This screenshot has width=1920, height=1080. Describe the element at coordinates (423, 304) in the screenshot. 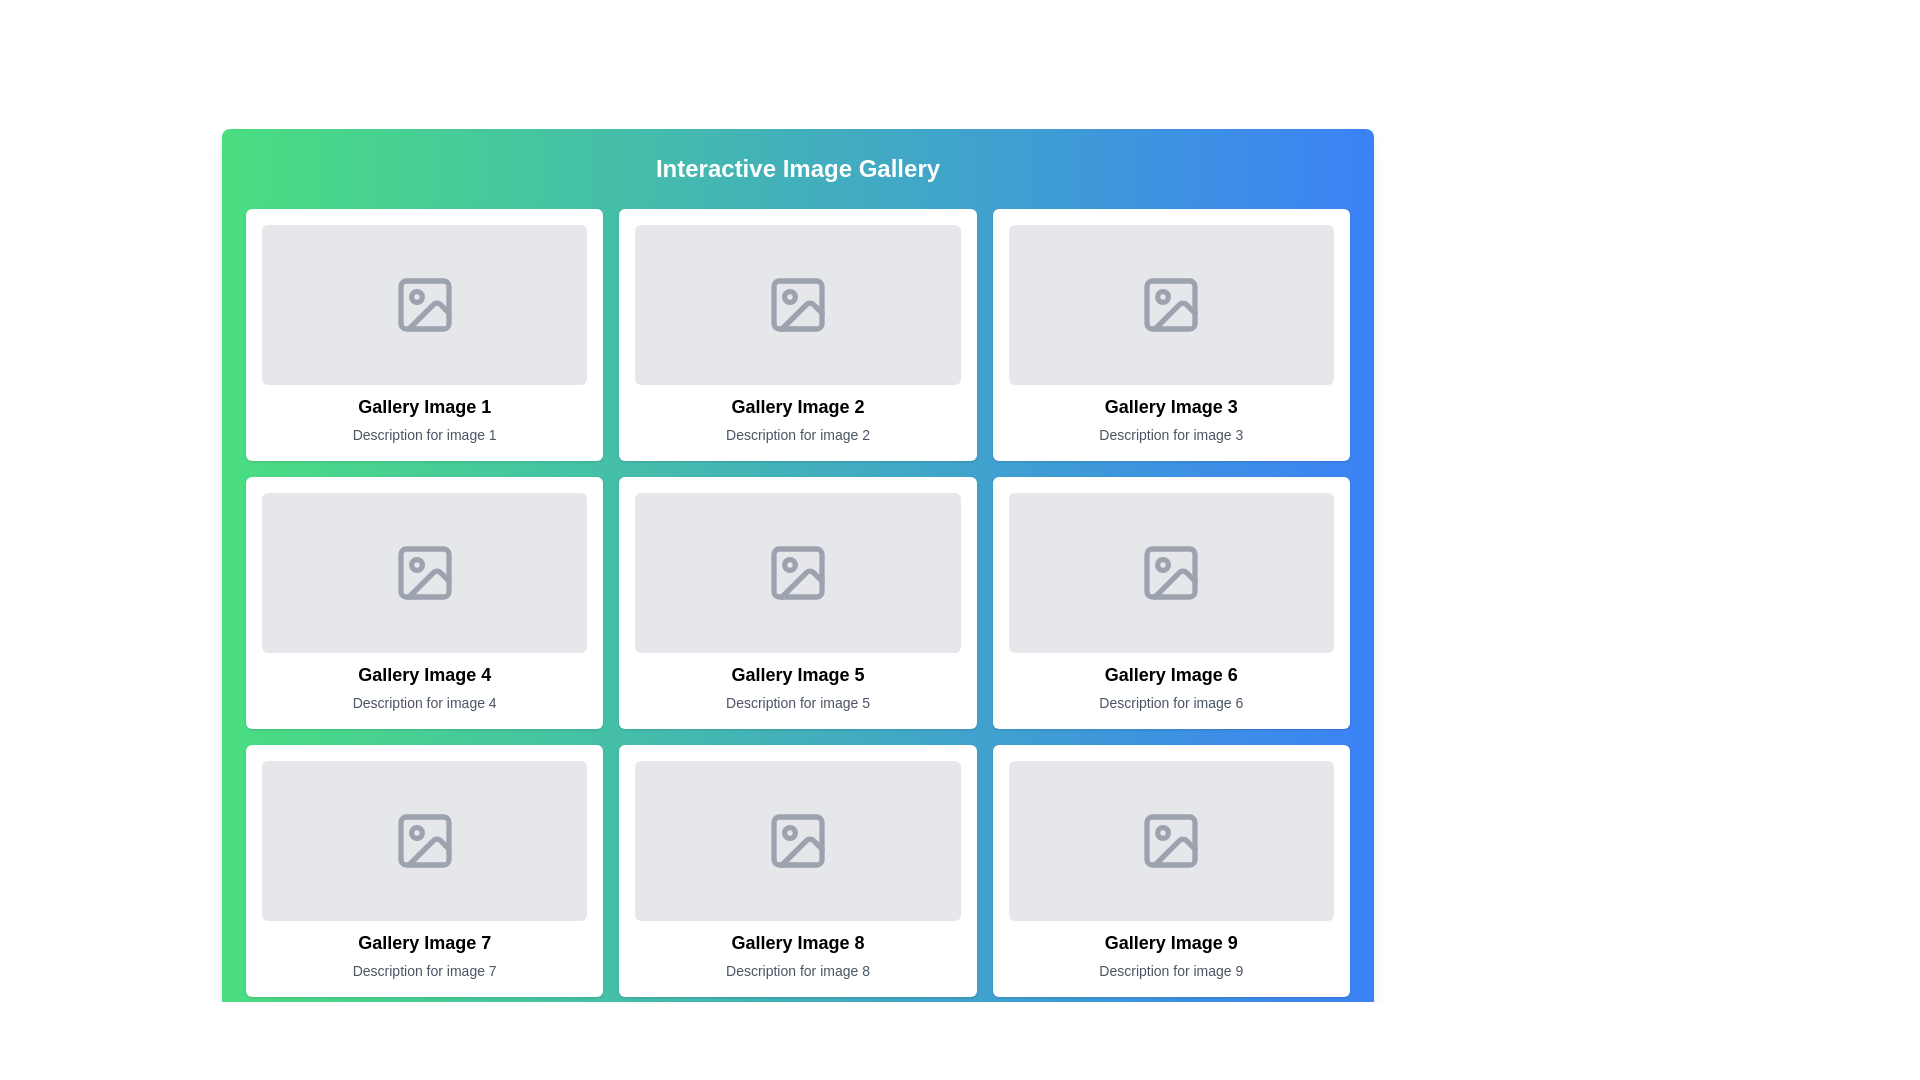

I see `the rectangular placeholder for 'Gallery Image 1' located` at that location.